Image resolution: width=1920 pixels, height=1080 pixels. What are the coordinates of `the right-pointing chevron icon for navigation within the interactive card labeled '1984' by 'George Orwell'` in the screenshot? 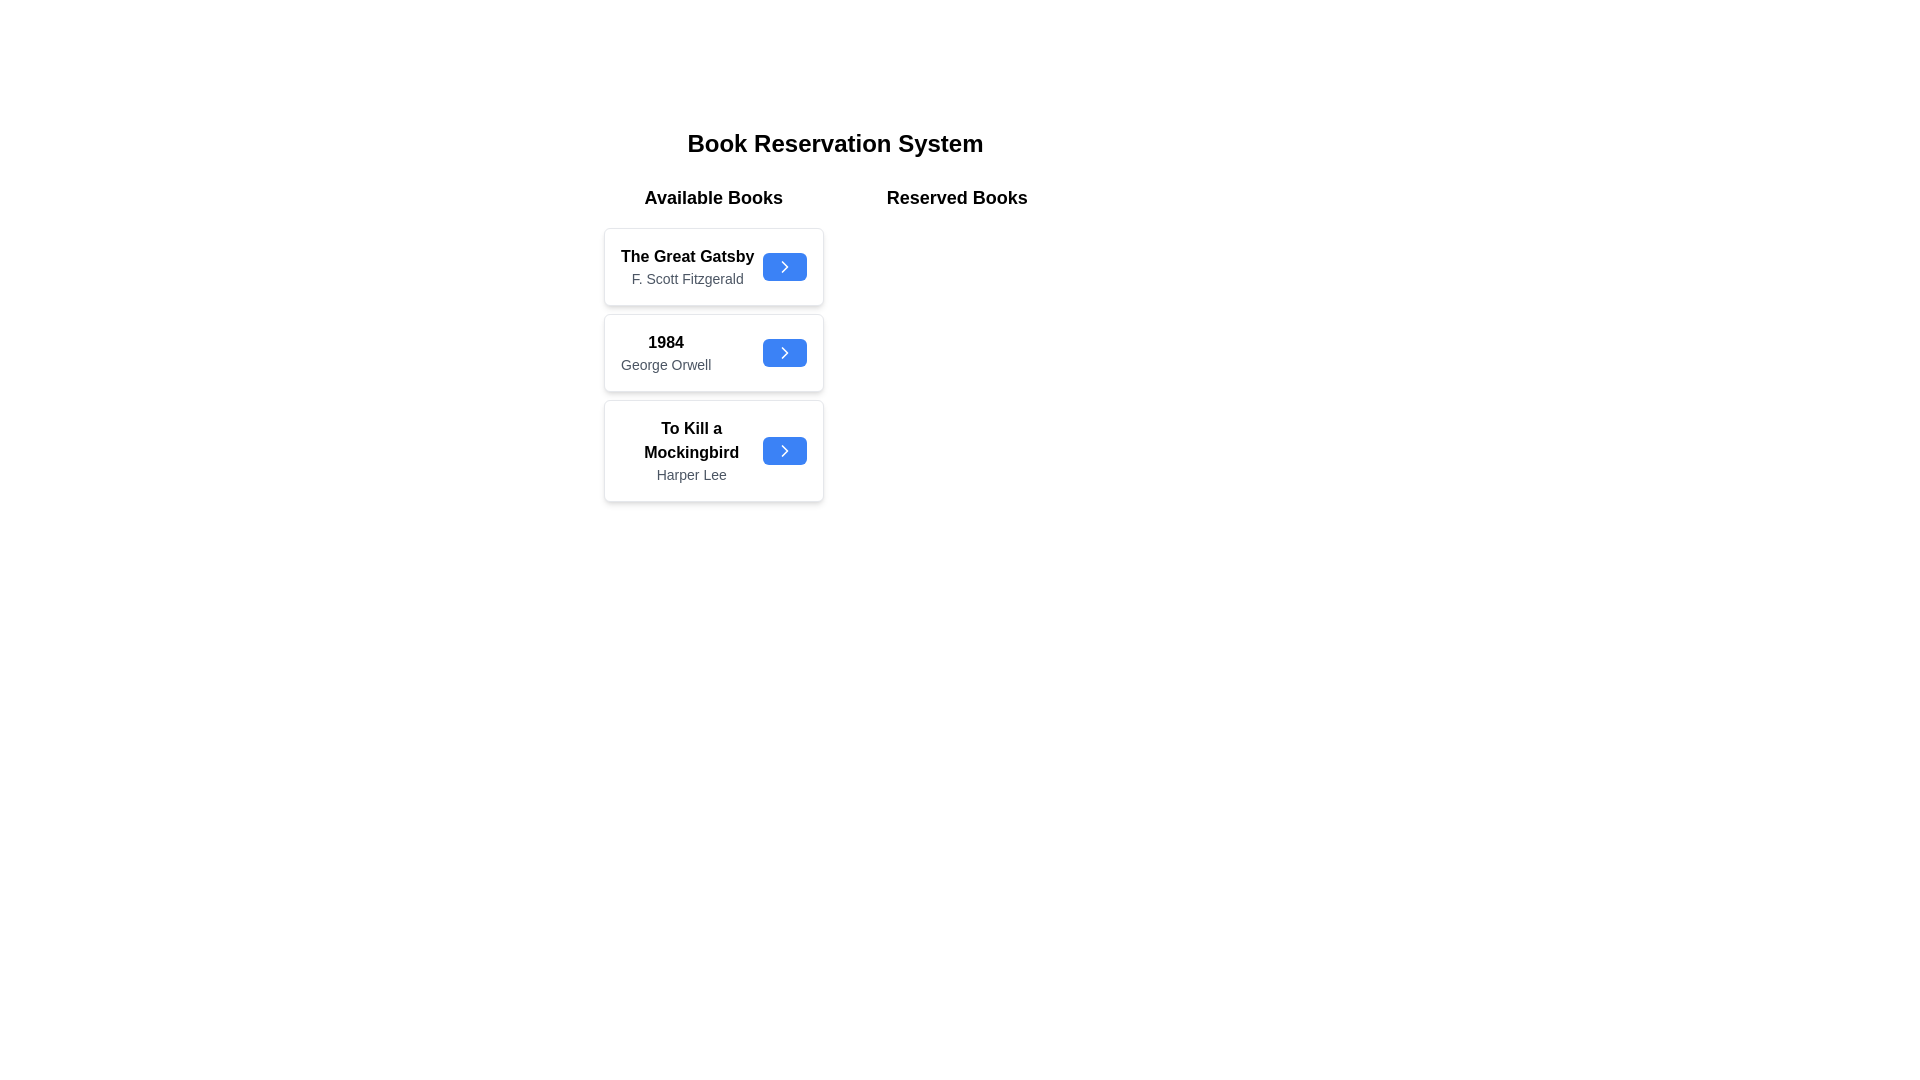 It's located at (783, 451).